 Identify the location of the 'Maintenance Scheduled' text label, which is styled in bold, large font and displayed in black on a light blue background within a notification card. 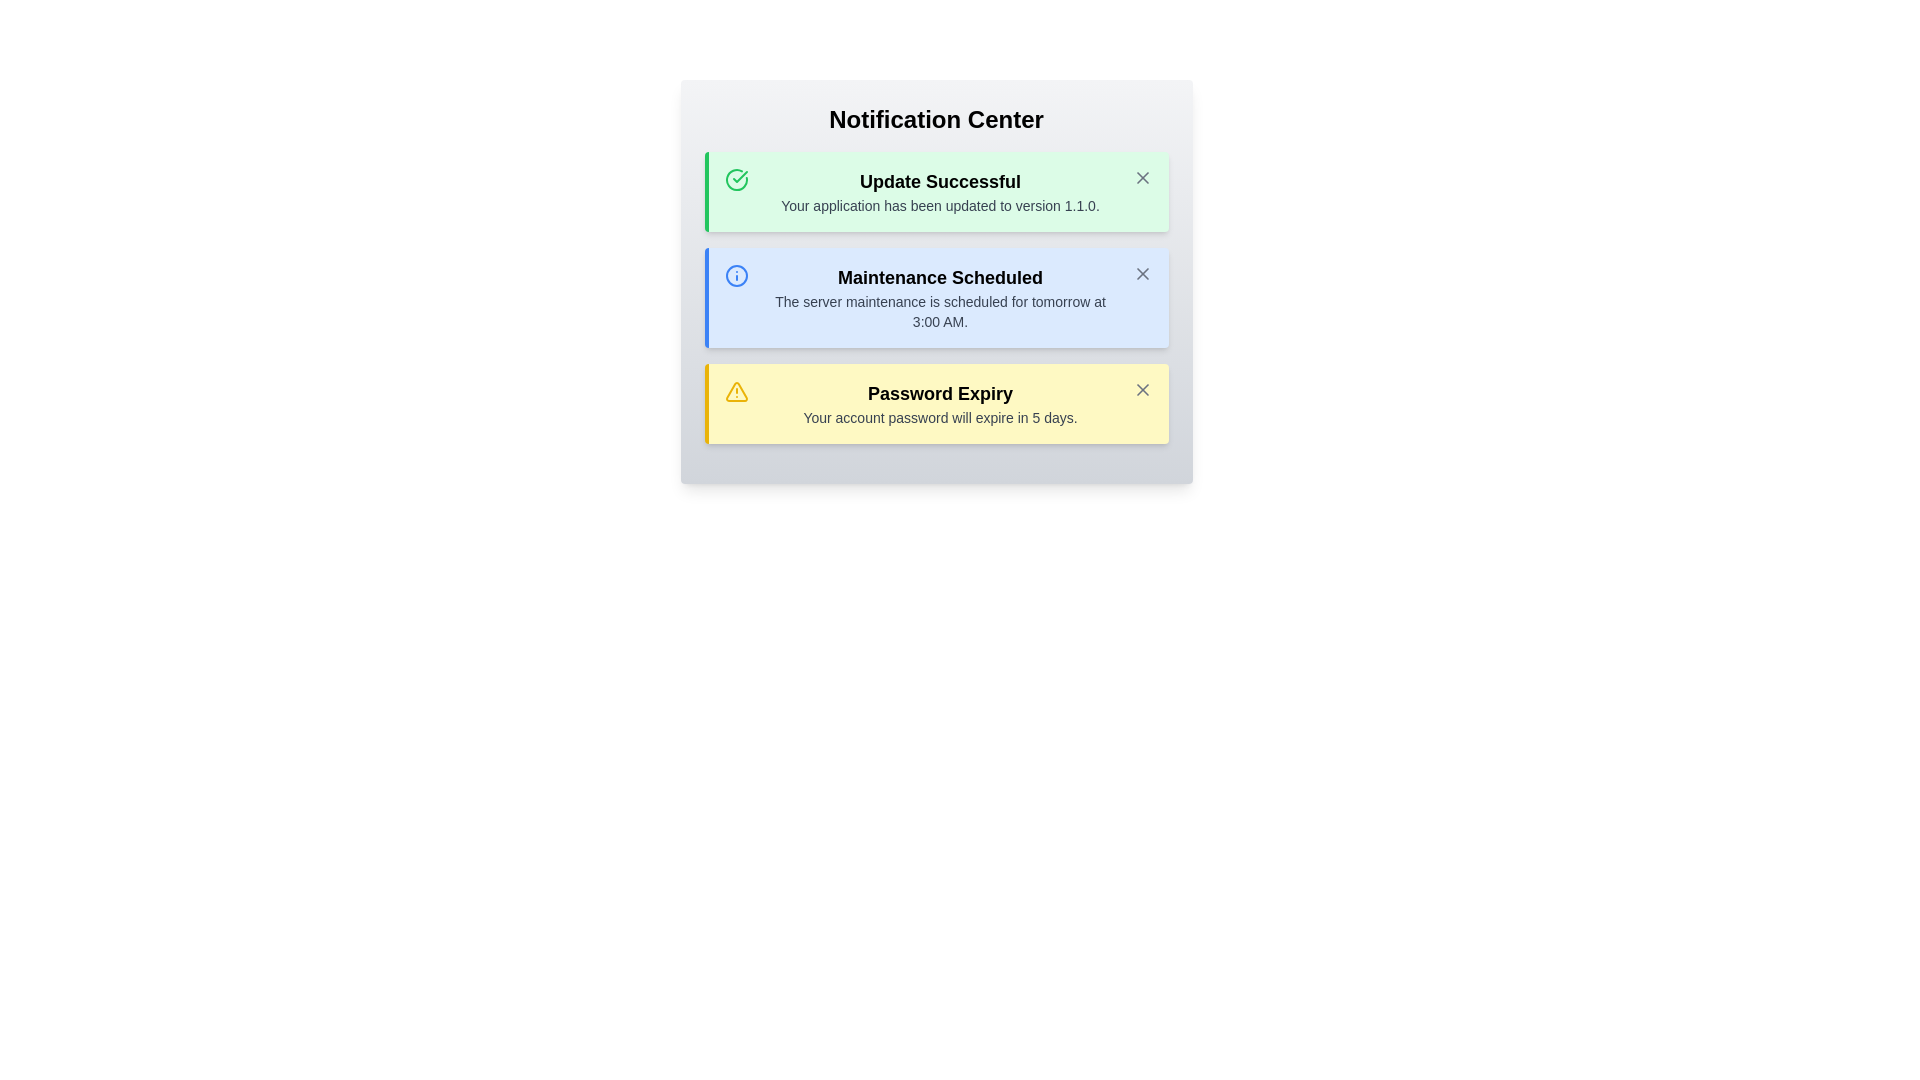
(939, 277).